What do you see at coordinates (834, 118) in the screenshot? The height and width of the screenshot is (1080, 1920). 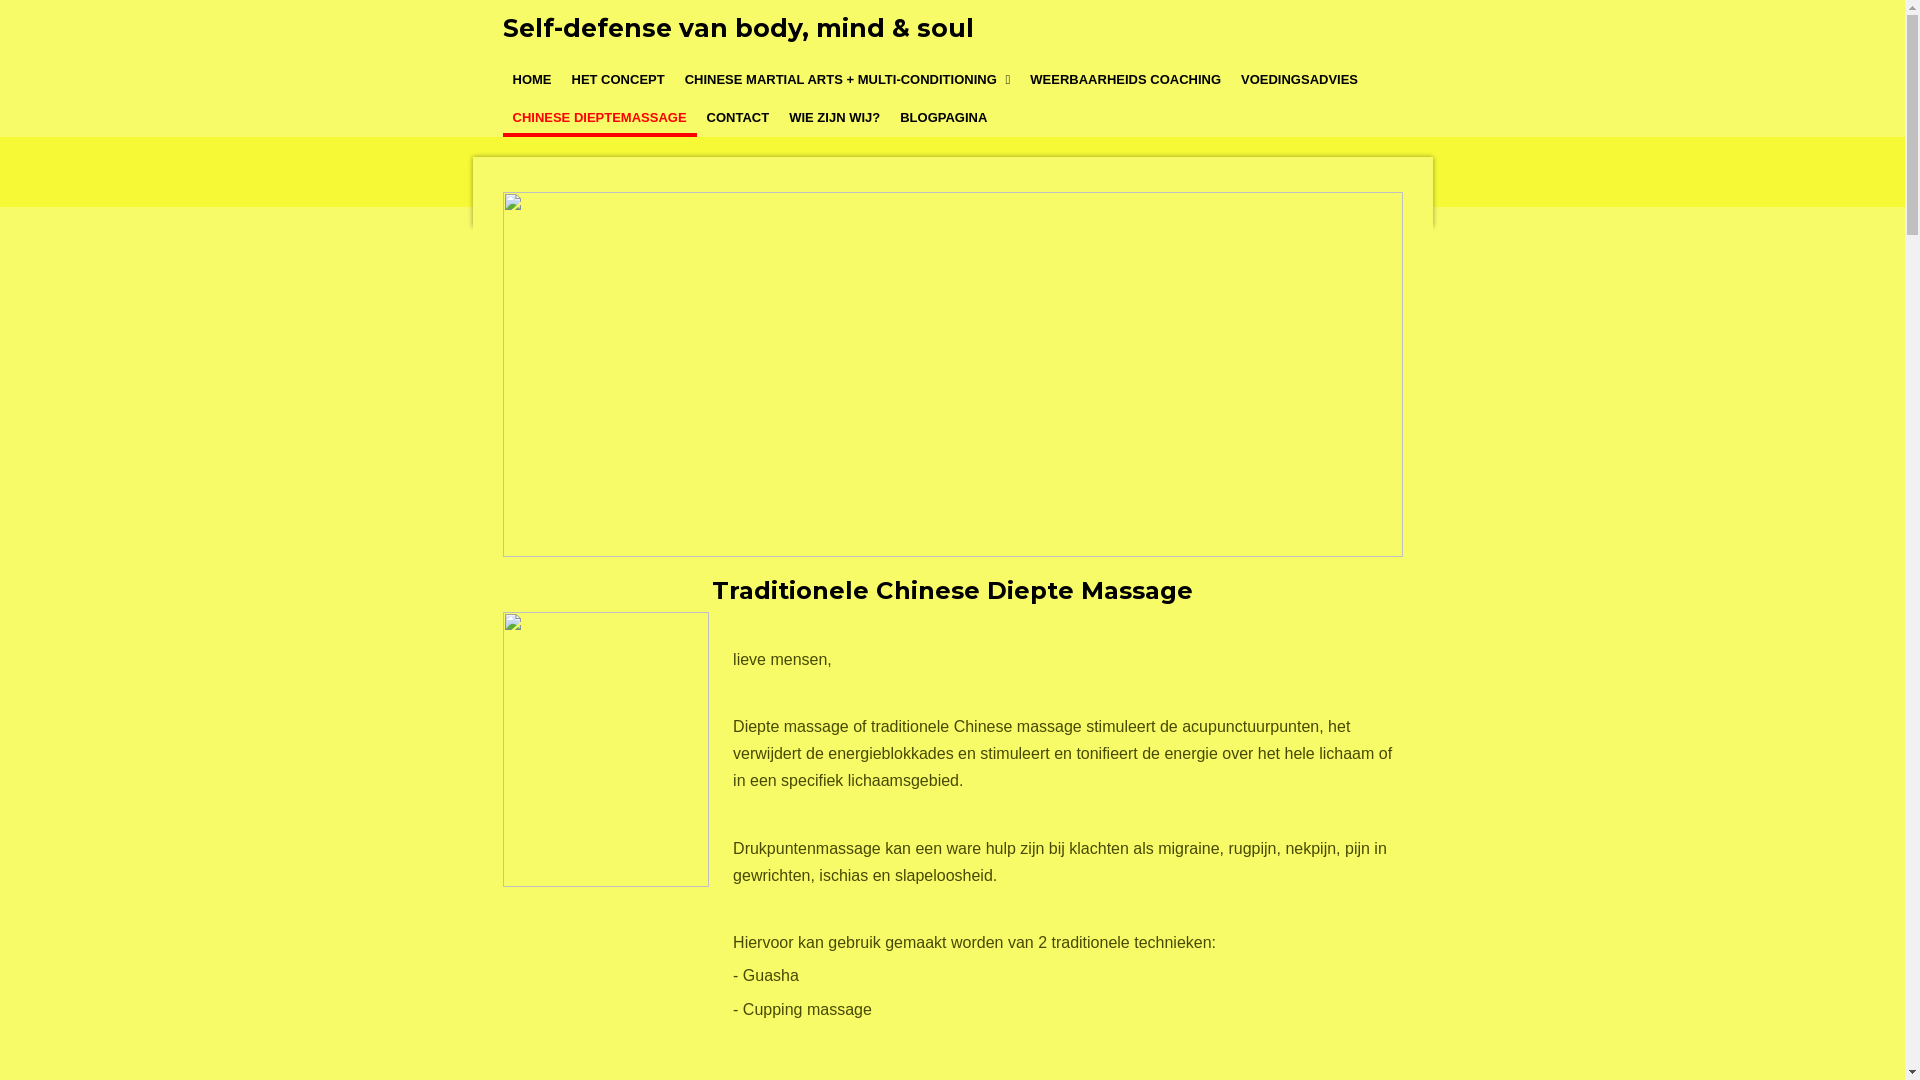 I see `'WIE ZIJN WIJ?'` at bounding box center [834, 118].